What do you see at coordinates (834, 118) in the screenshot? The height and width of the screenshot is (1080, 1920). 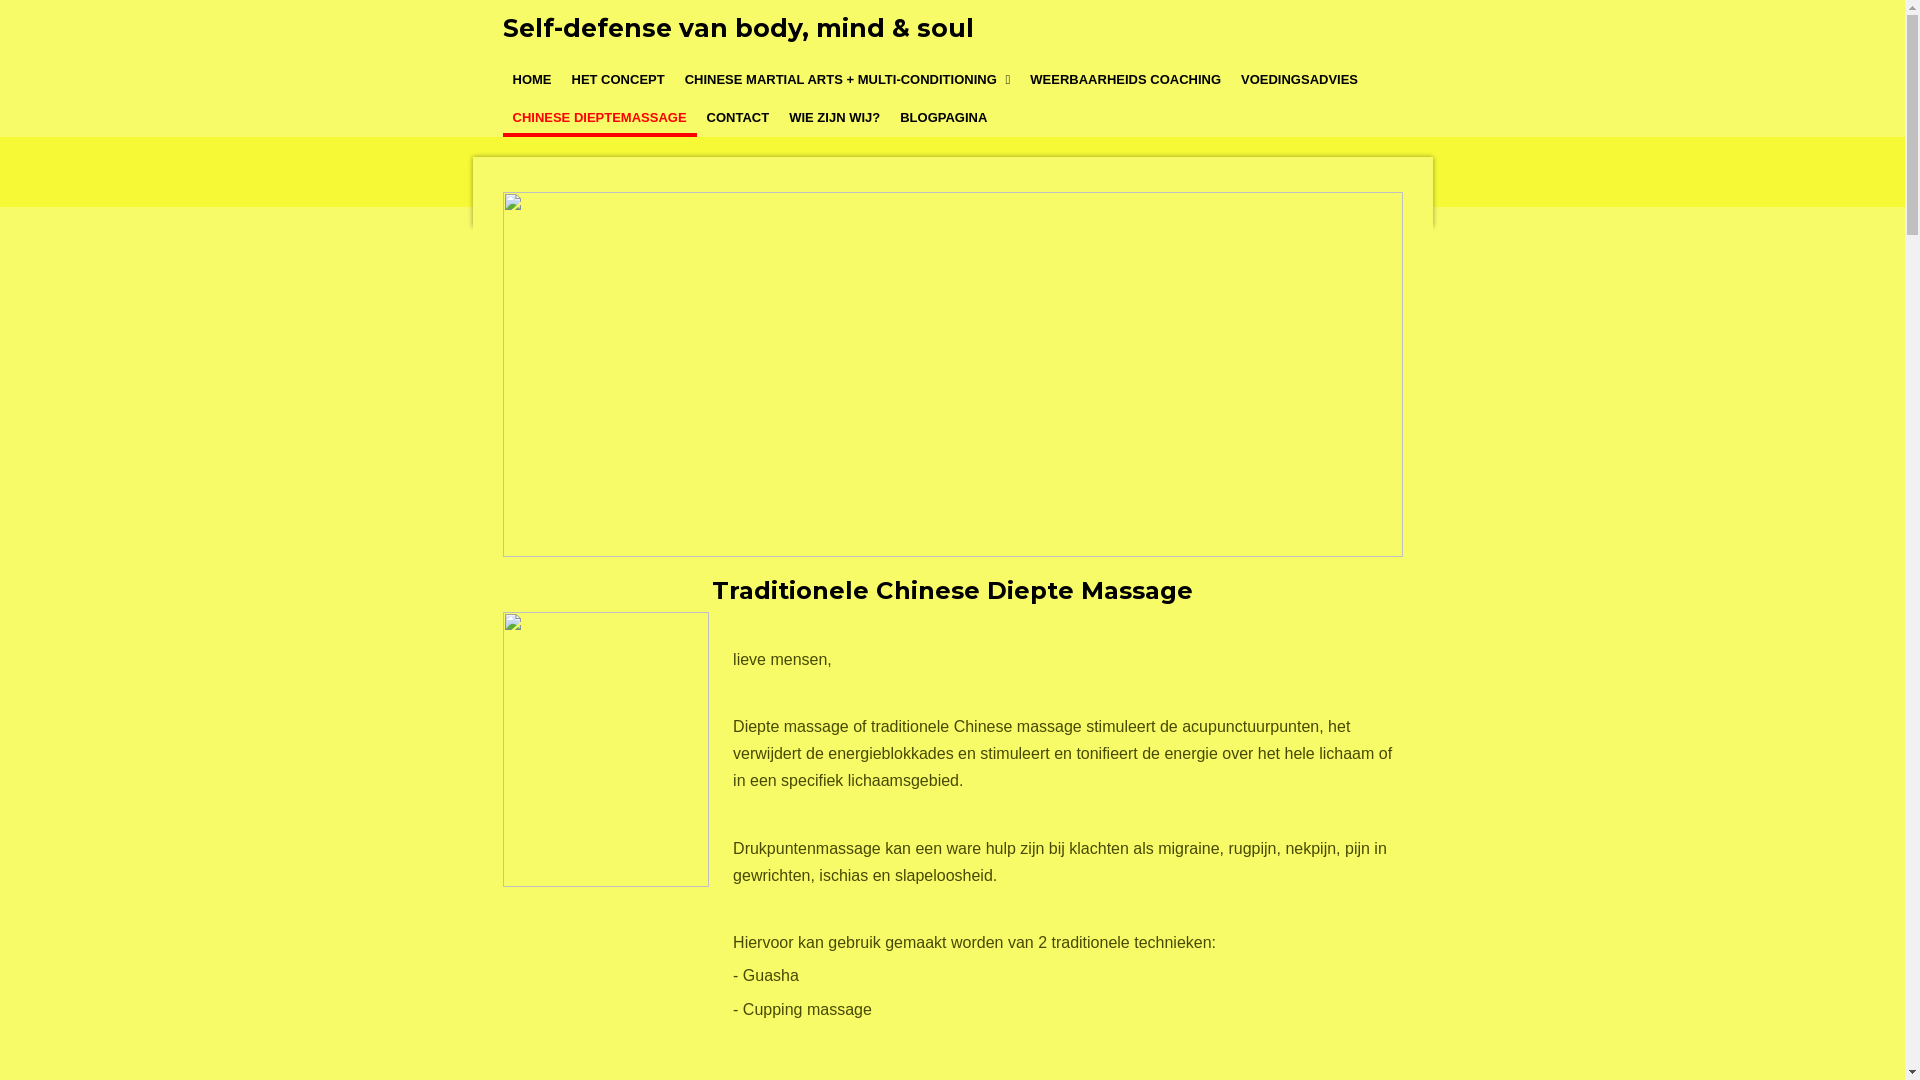 I see `'WIE ZIJN WIJ?'` at bounding box center [834, 118].